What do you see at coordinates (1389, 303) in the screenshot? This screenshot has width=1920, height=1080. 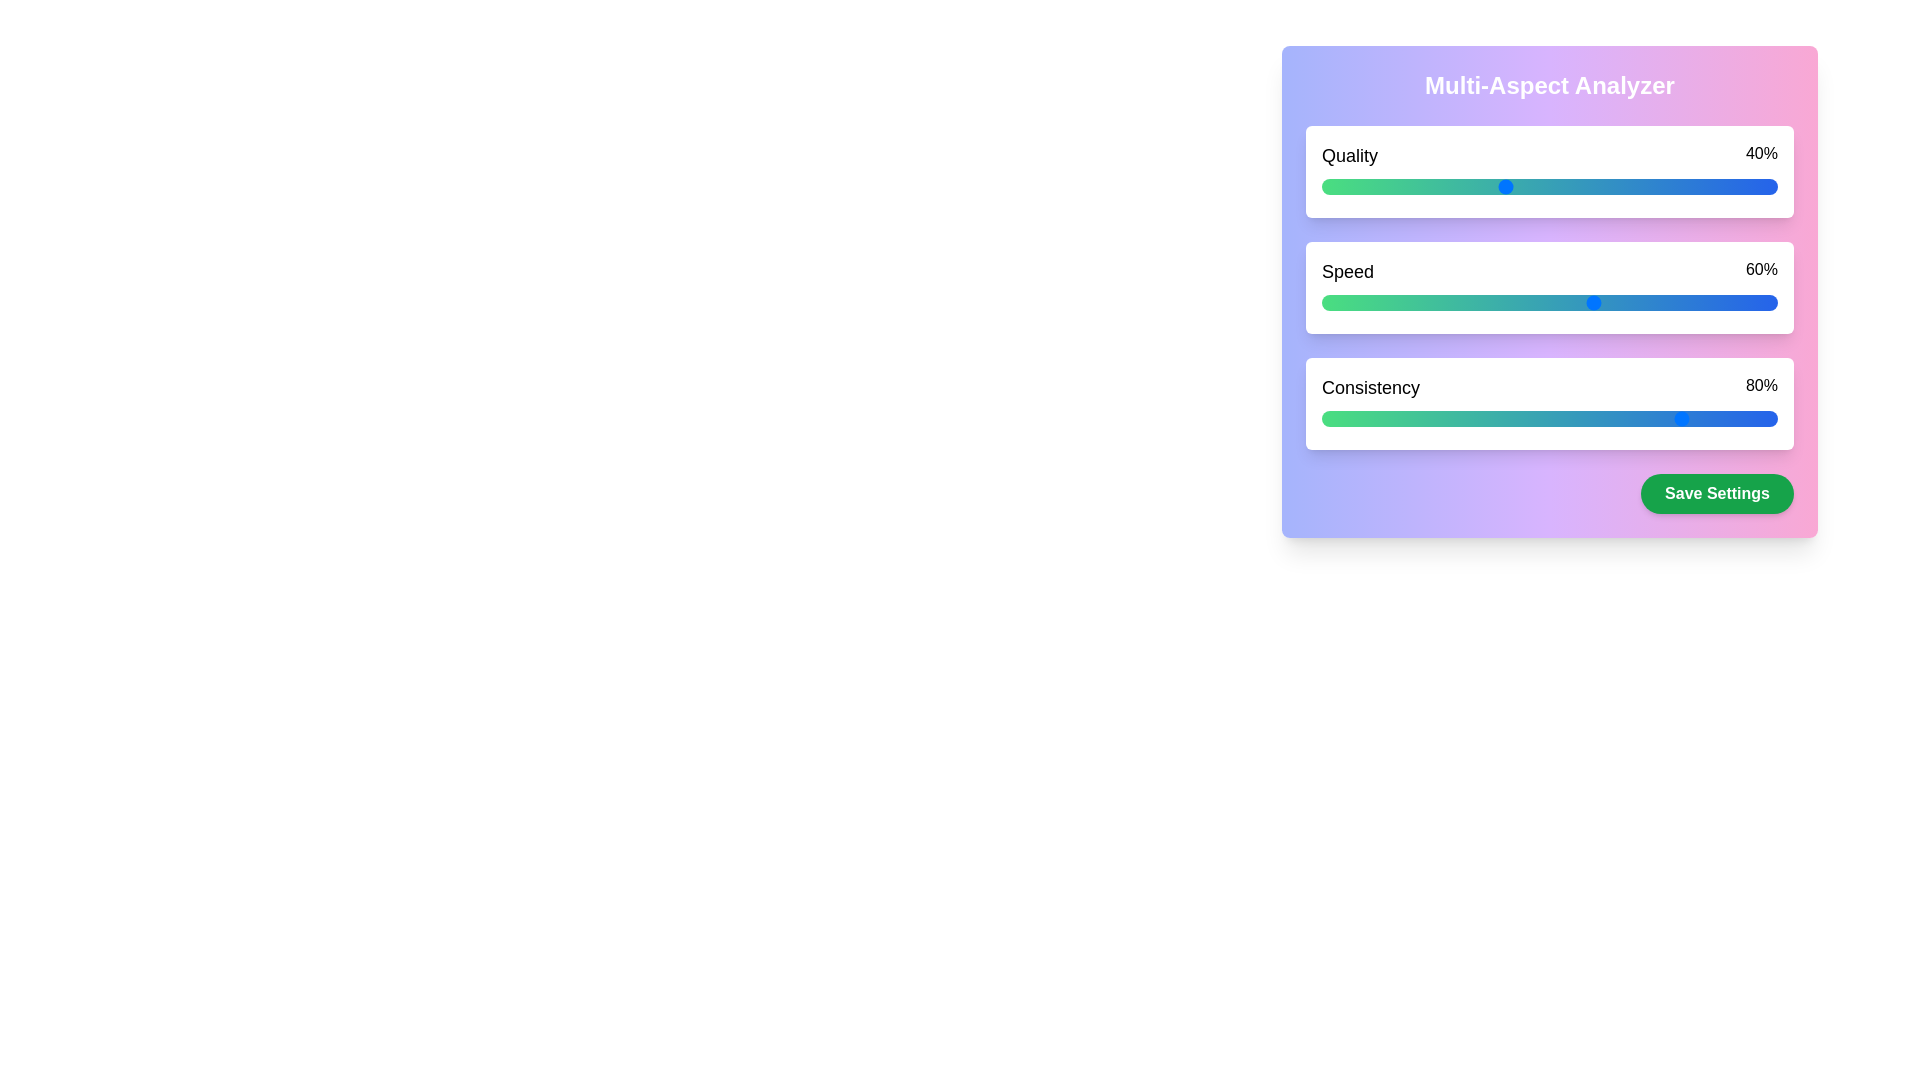 I see `the speed value` at bounding box center [1389, 303].